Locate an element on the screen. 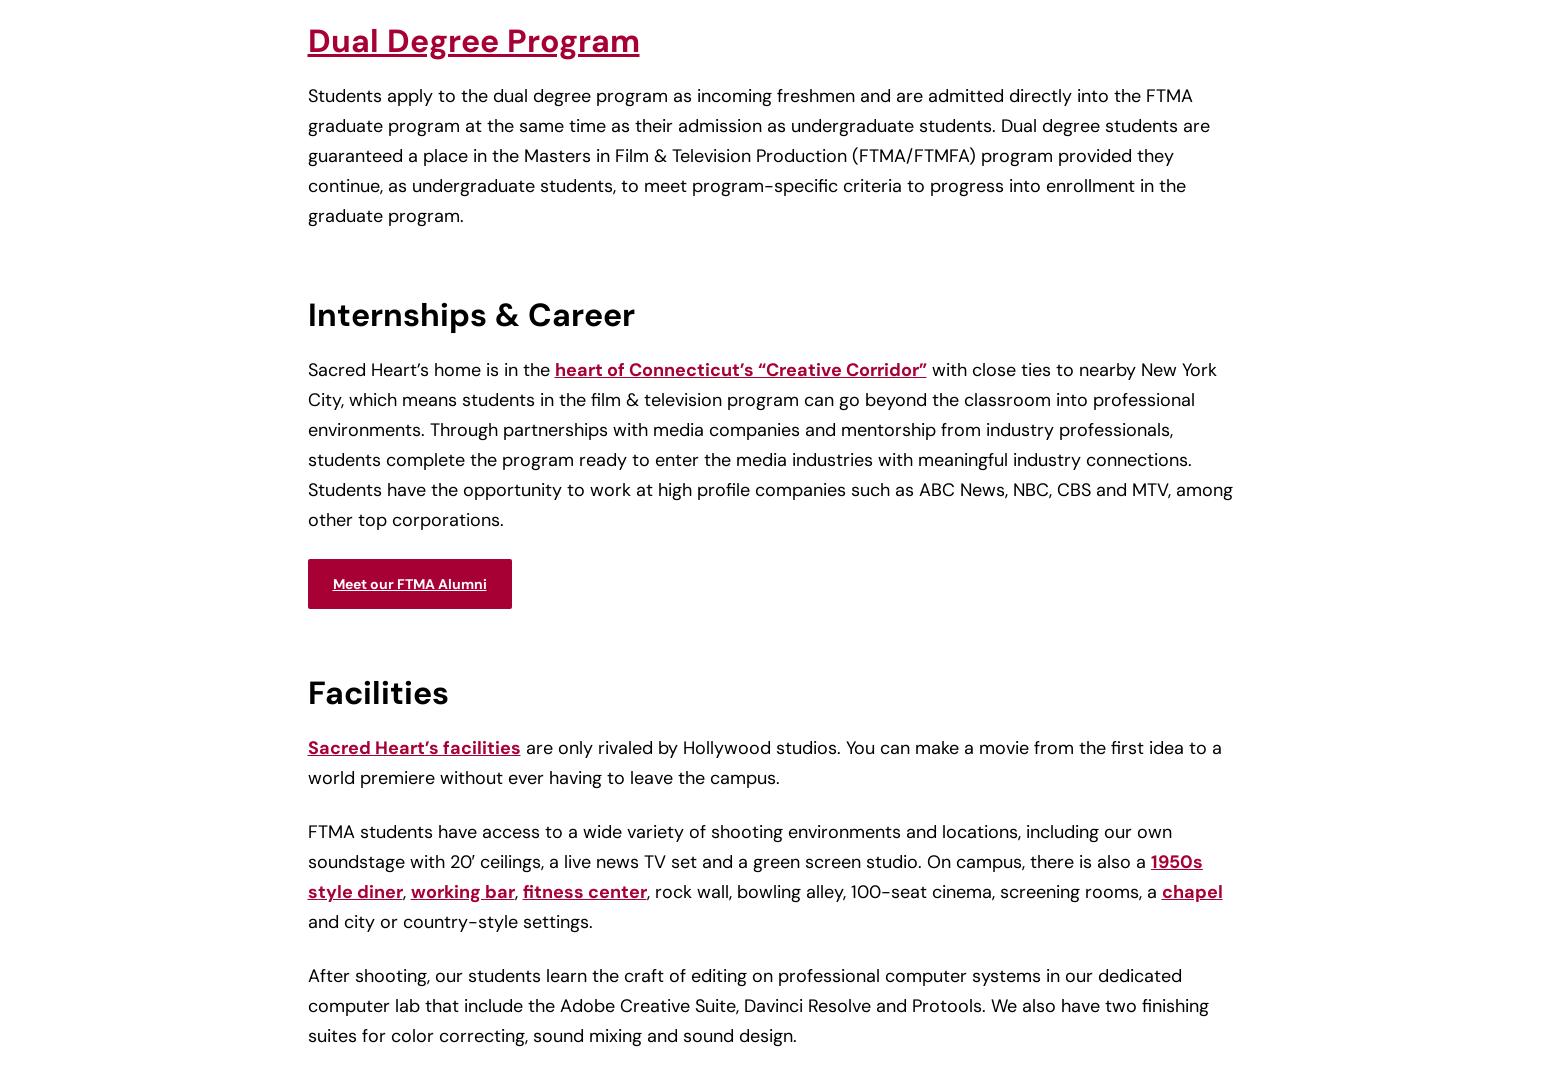 The image size is (1550, 1079). 'are only rivaled by Hollywood studios. You can make a movie from the first idea to a world premiere without ever having to leave the campus.' is located at coordinates (763, 761).